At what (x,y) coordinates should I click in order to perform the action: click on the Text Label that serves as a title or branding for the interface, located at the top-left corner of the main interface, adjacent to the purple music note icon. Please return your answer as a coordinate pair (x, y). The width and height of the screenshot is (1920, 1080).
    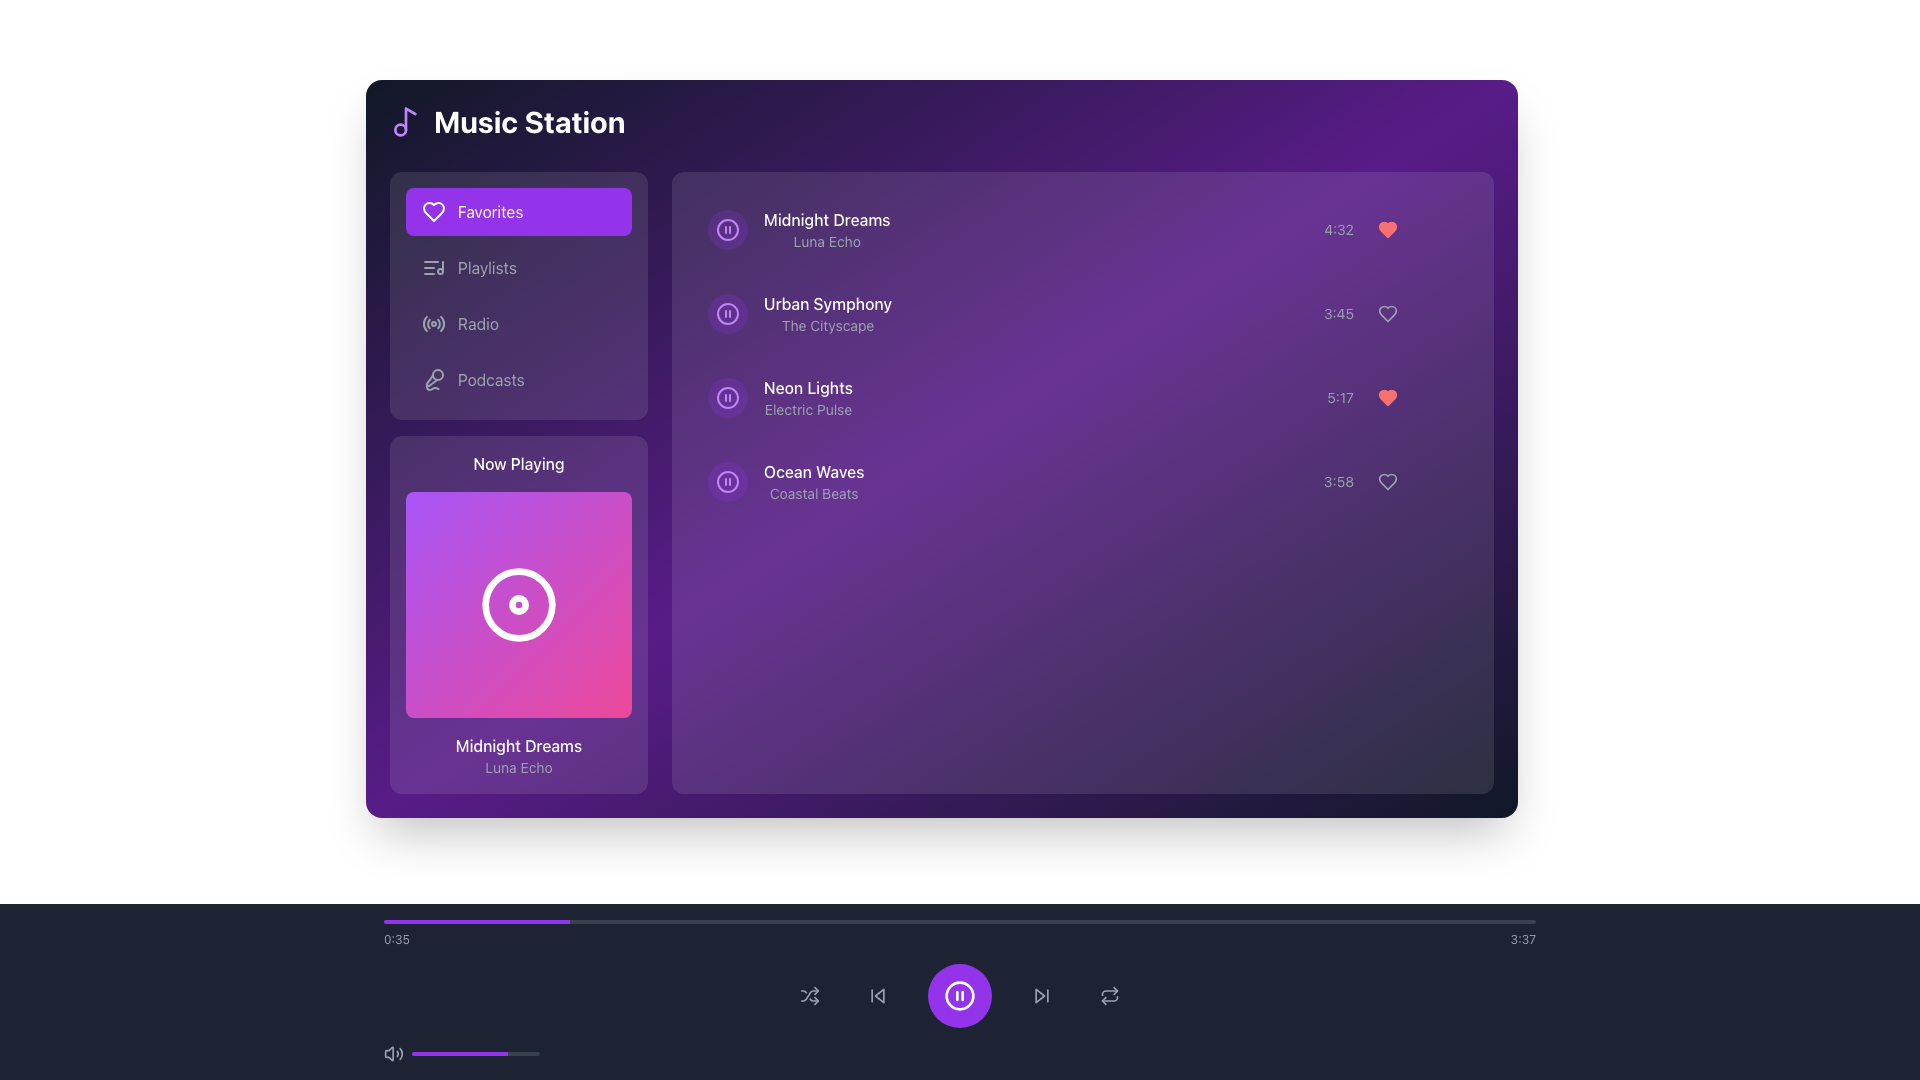
    Looking at the image, I should click on (507, 122).